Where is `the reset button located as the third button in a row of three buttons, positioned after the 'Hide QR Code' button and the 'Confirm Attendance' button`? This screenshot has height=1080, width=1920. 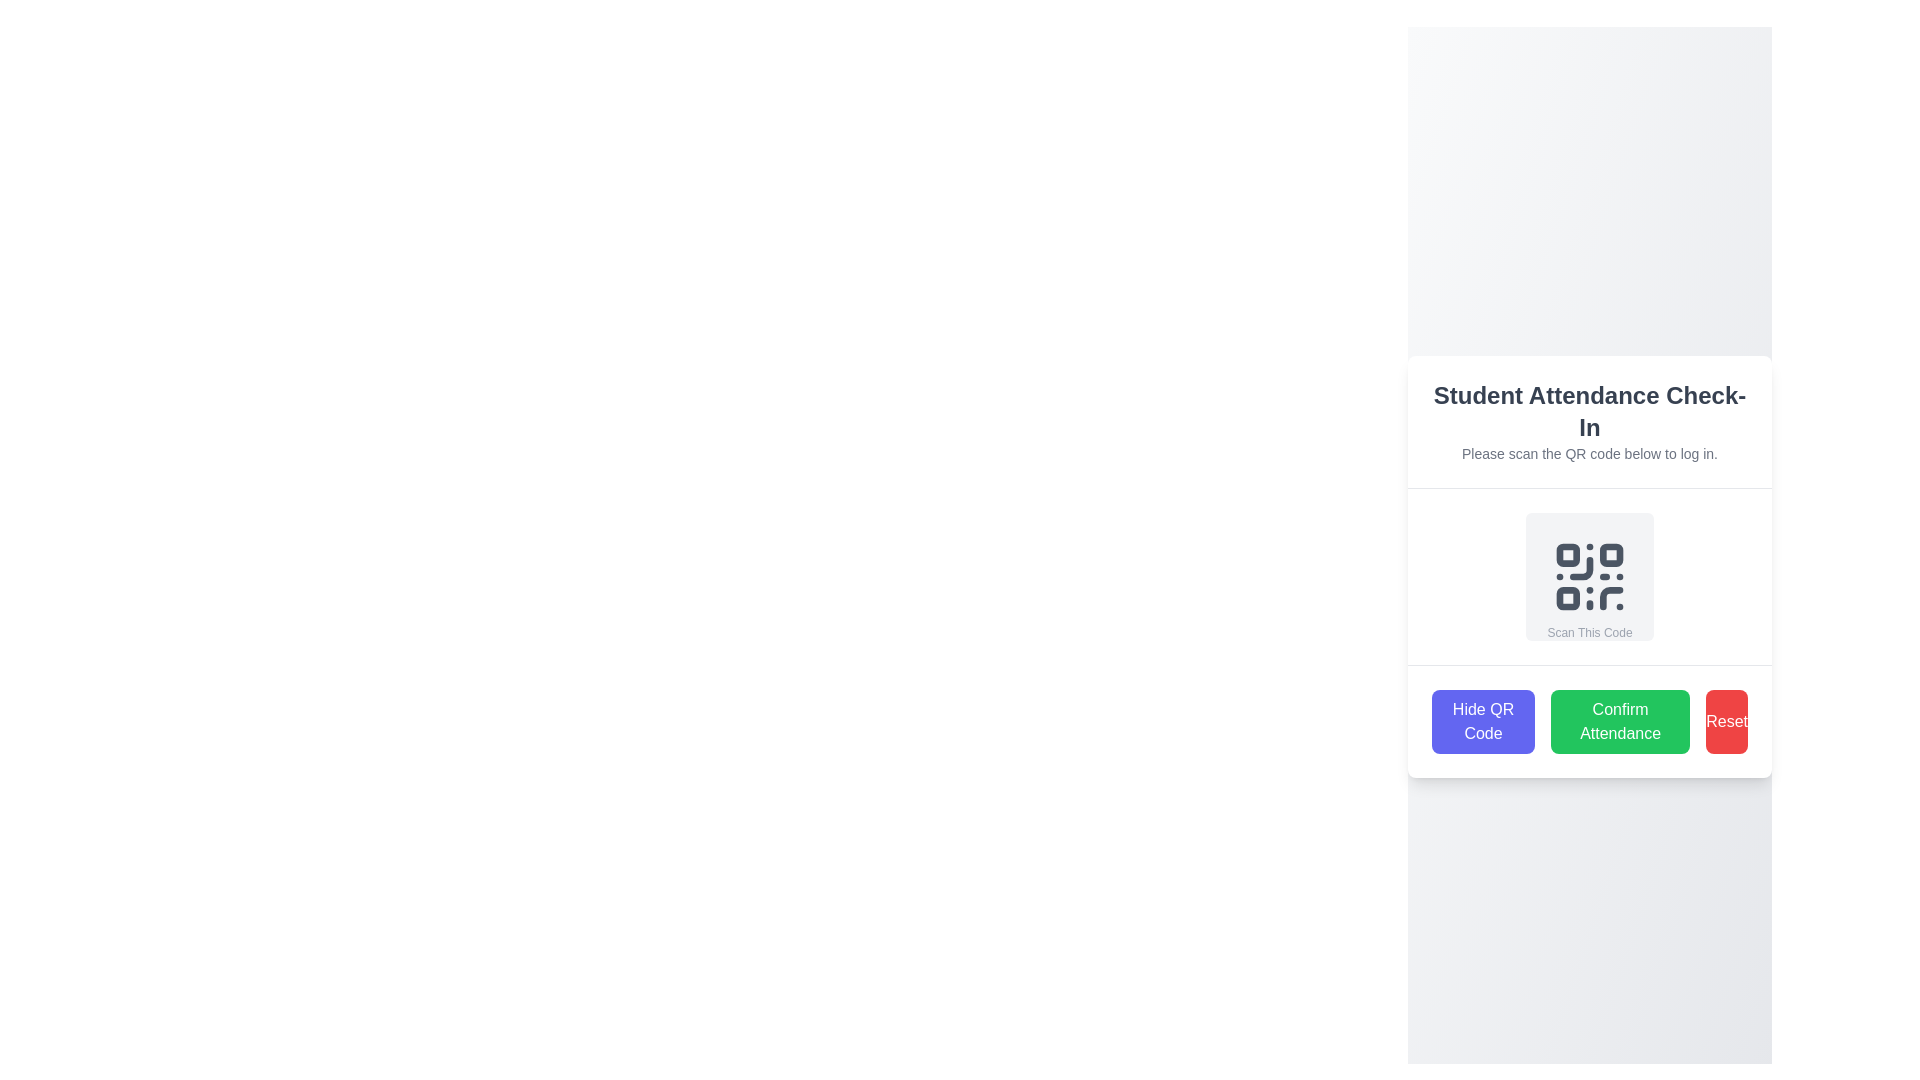
the reset button located as the third button in a row of three buttons, positioned after the 'Hide QR Code' button and the 'Confirm Attendance' button is located at coordinates (1726, 721).